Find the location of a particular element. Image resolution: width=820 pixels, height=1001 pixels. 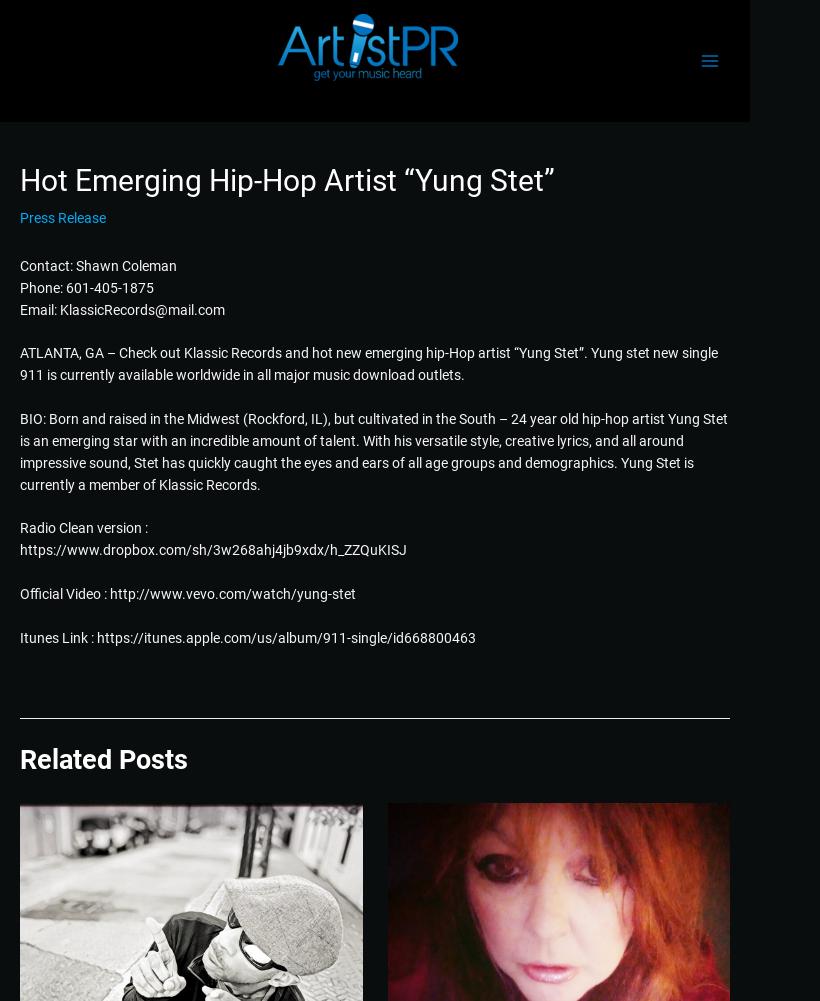

'Related Posts' is located at coordinates (102, 759).